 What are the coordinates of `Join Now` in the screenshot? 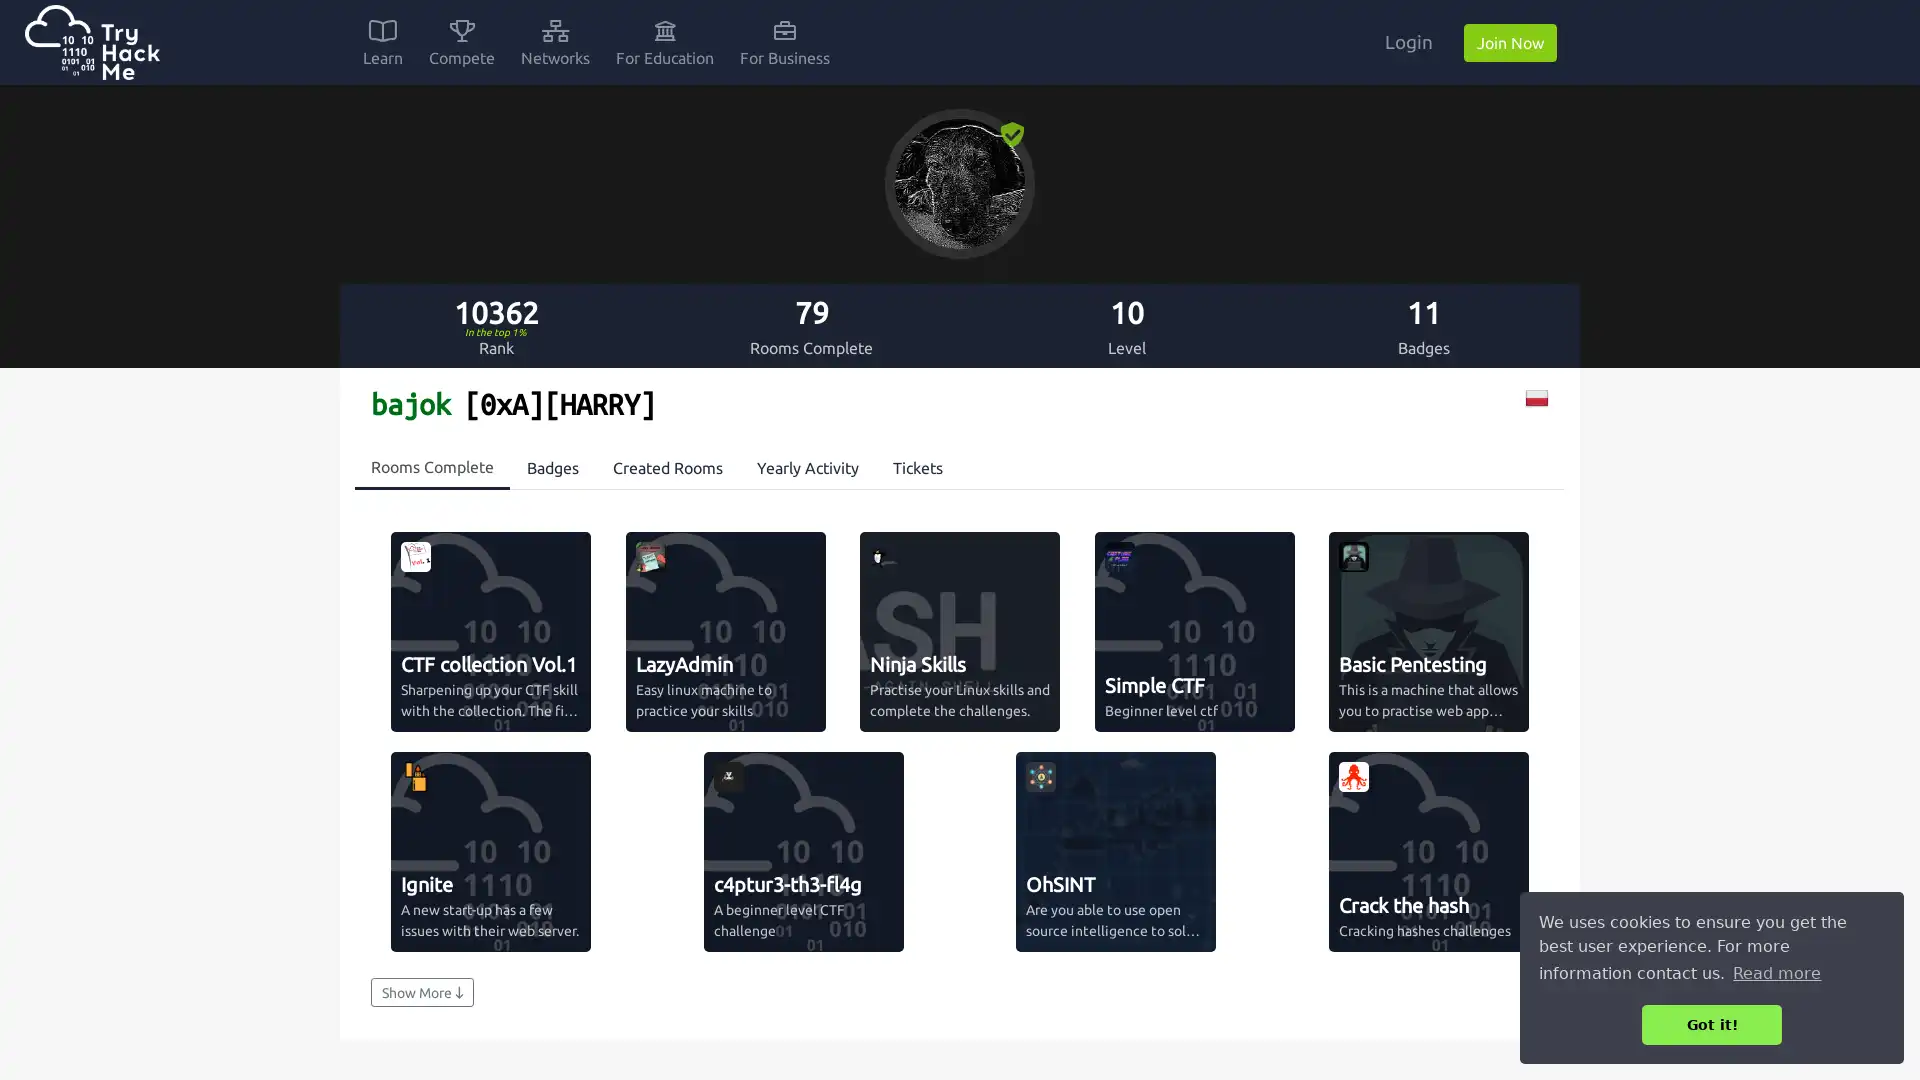 It's located at (1510, 42).